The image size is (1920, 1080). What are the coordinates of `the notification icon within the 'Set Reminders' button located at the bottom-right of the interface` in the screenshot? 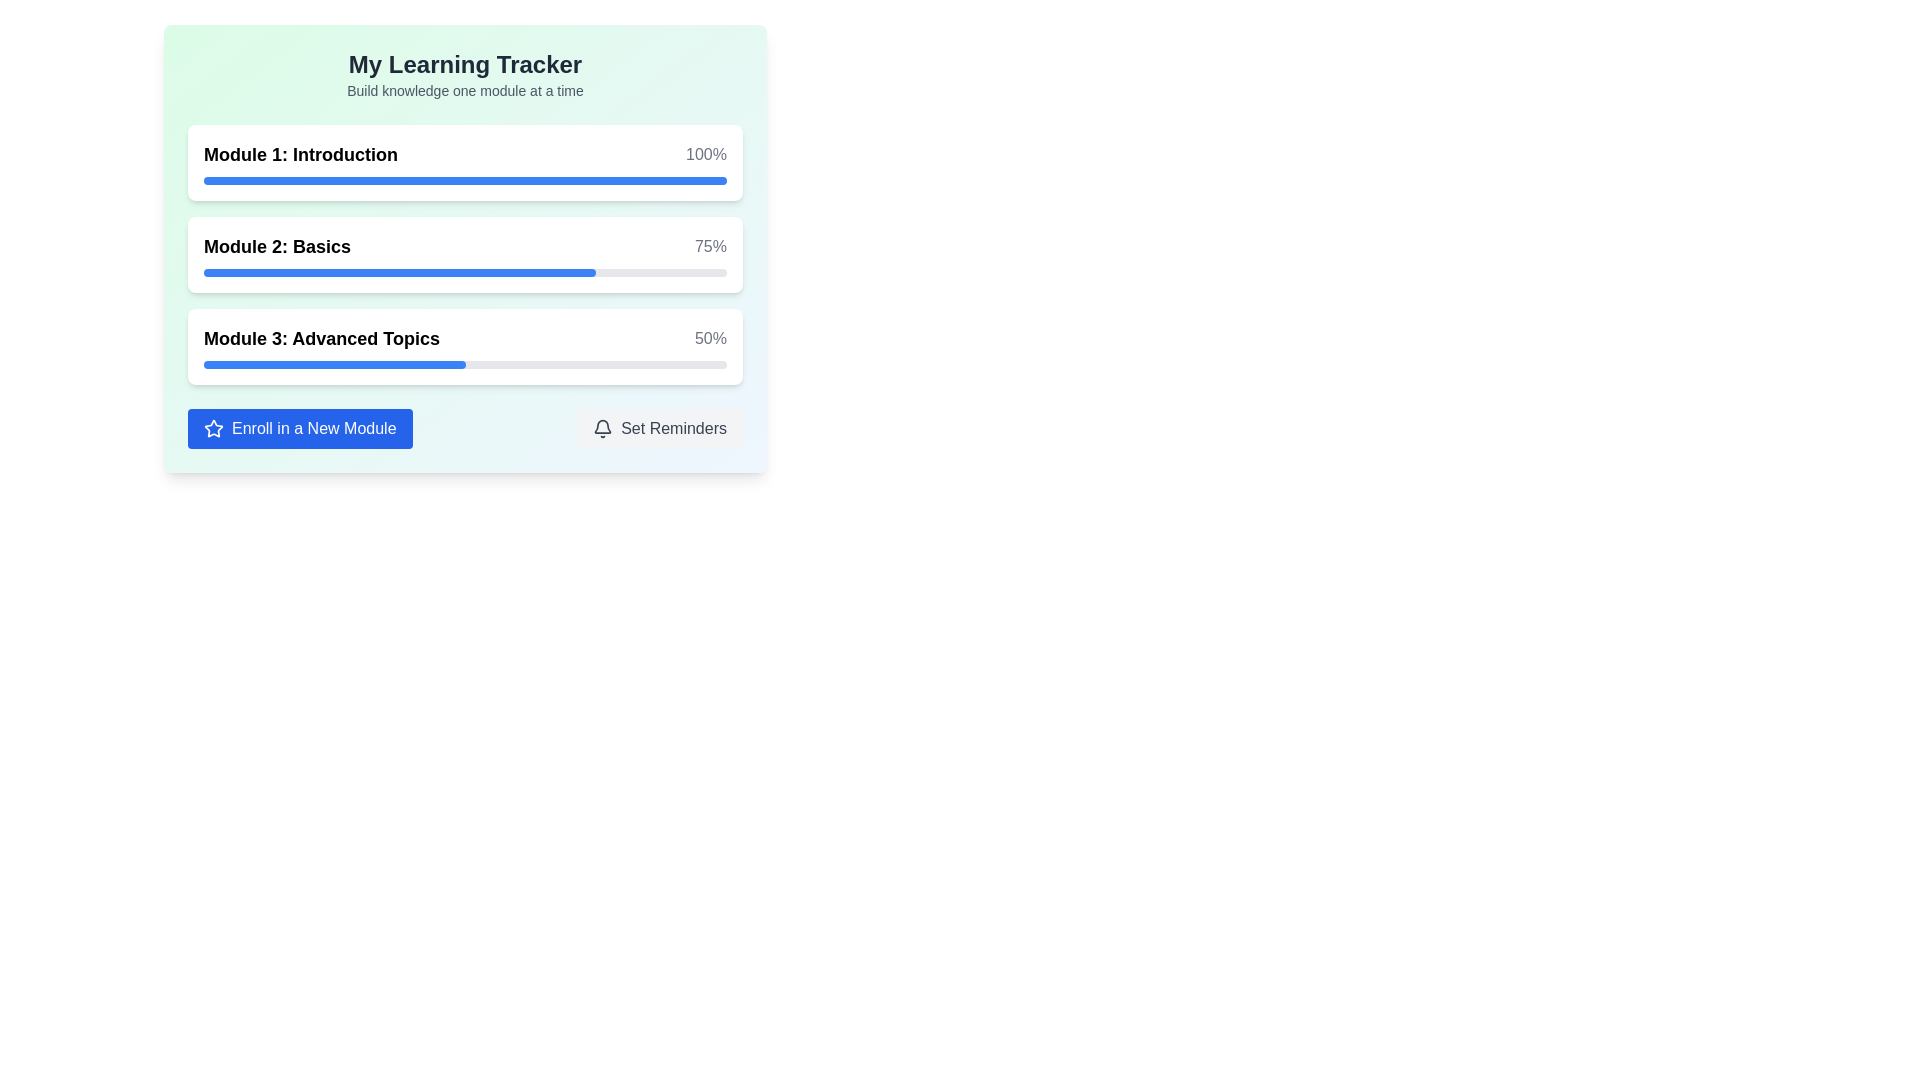 It's located at (602, 427).